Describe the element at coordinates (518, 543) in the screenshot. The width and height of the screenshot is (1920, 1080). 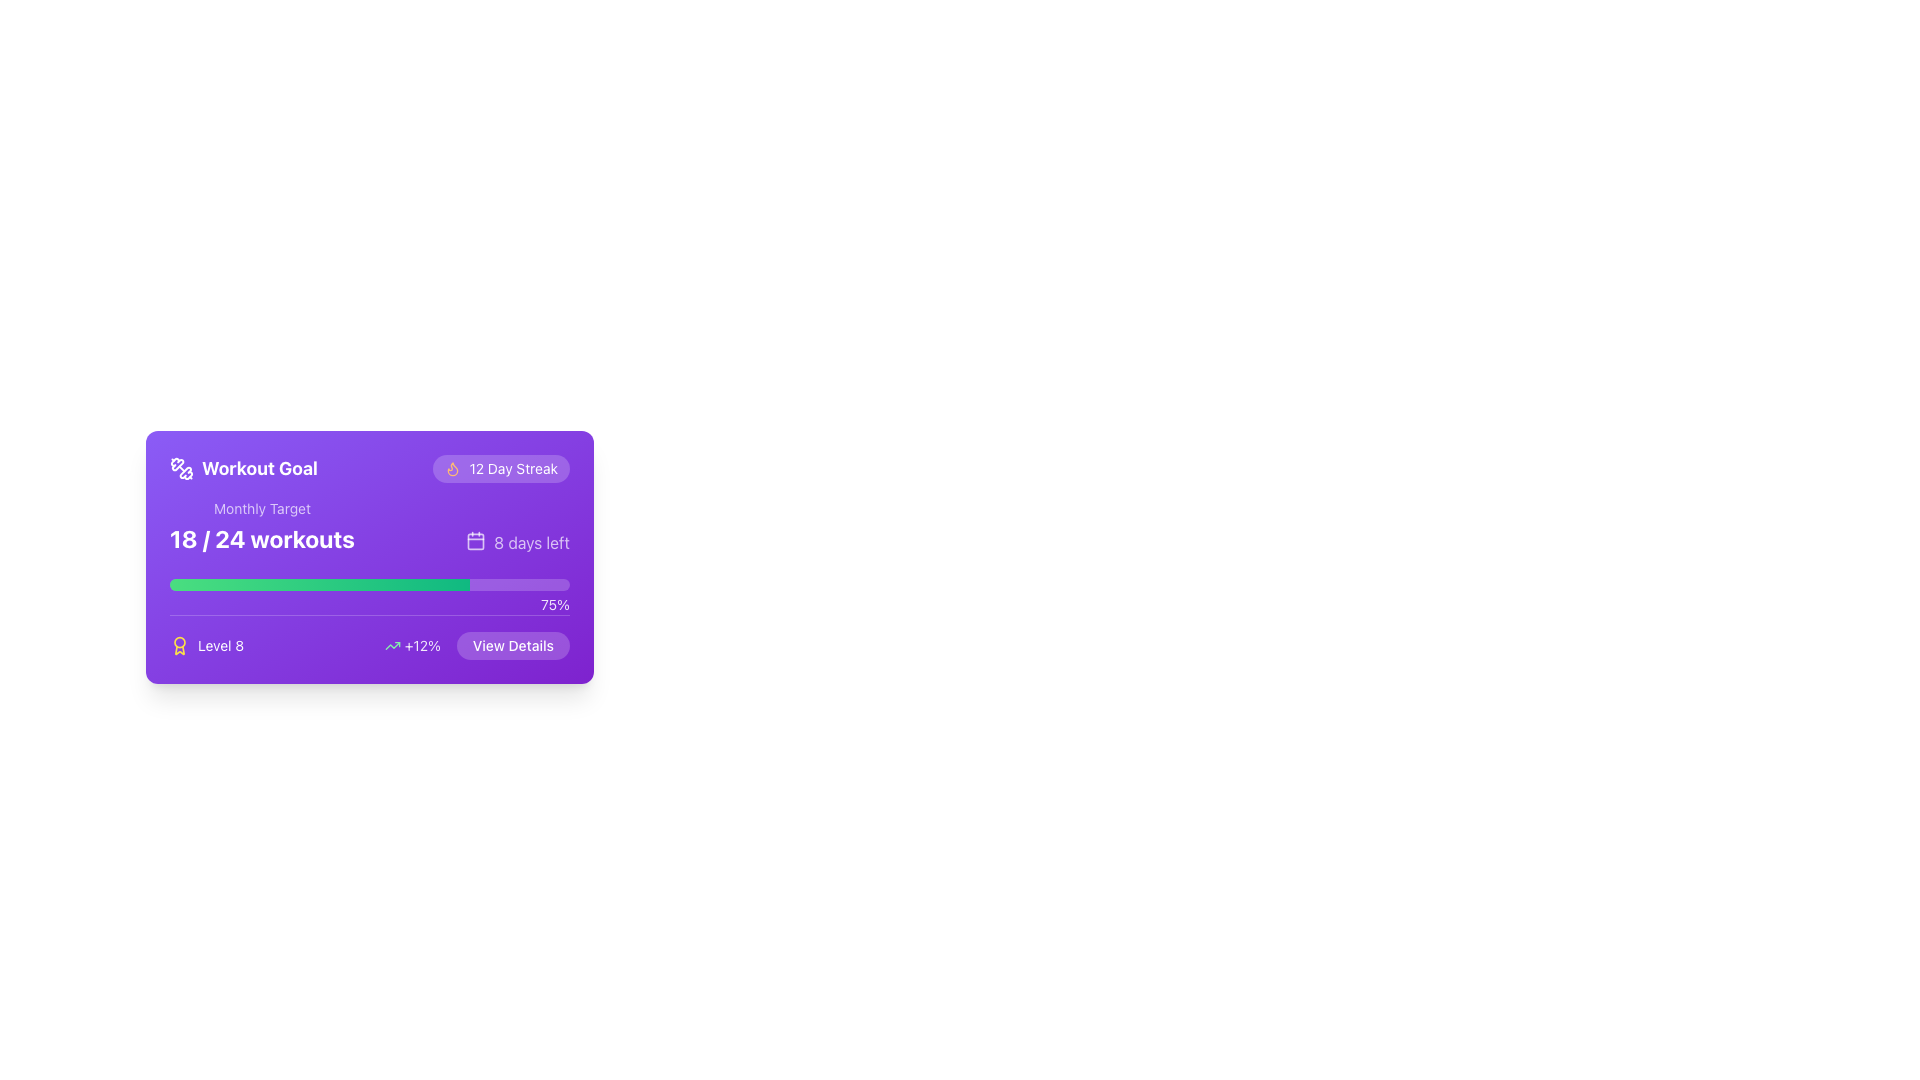
I see `the Text with icon component displaying '8 days left' located in the top-right corner of the purple card for workout goals` at that location.